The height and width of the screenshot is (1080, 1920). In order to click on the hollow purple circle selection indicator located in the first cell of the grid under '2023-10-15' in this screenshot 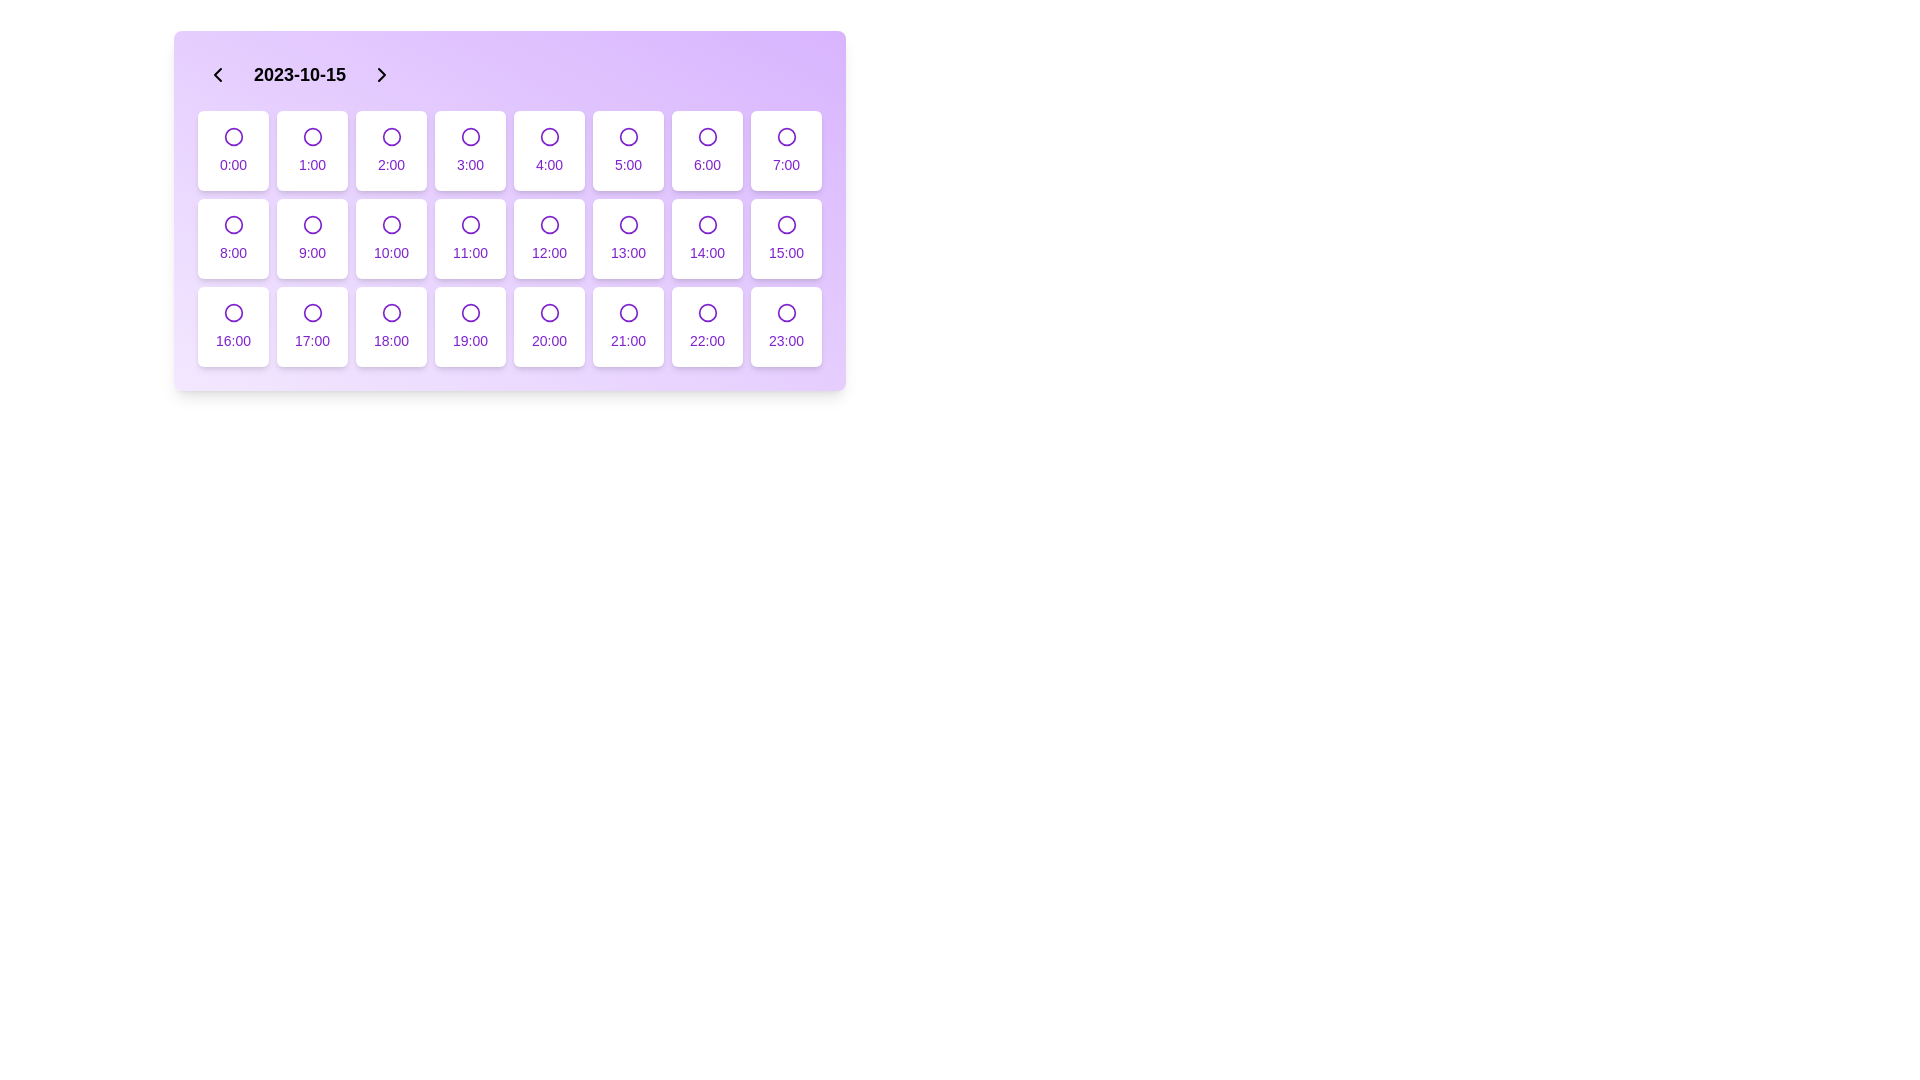, I will do `click(233, 136)`.